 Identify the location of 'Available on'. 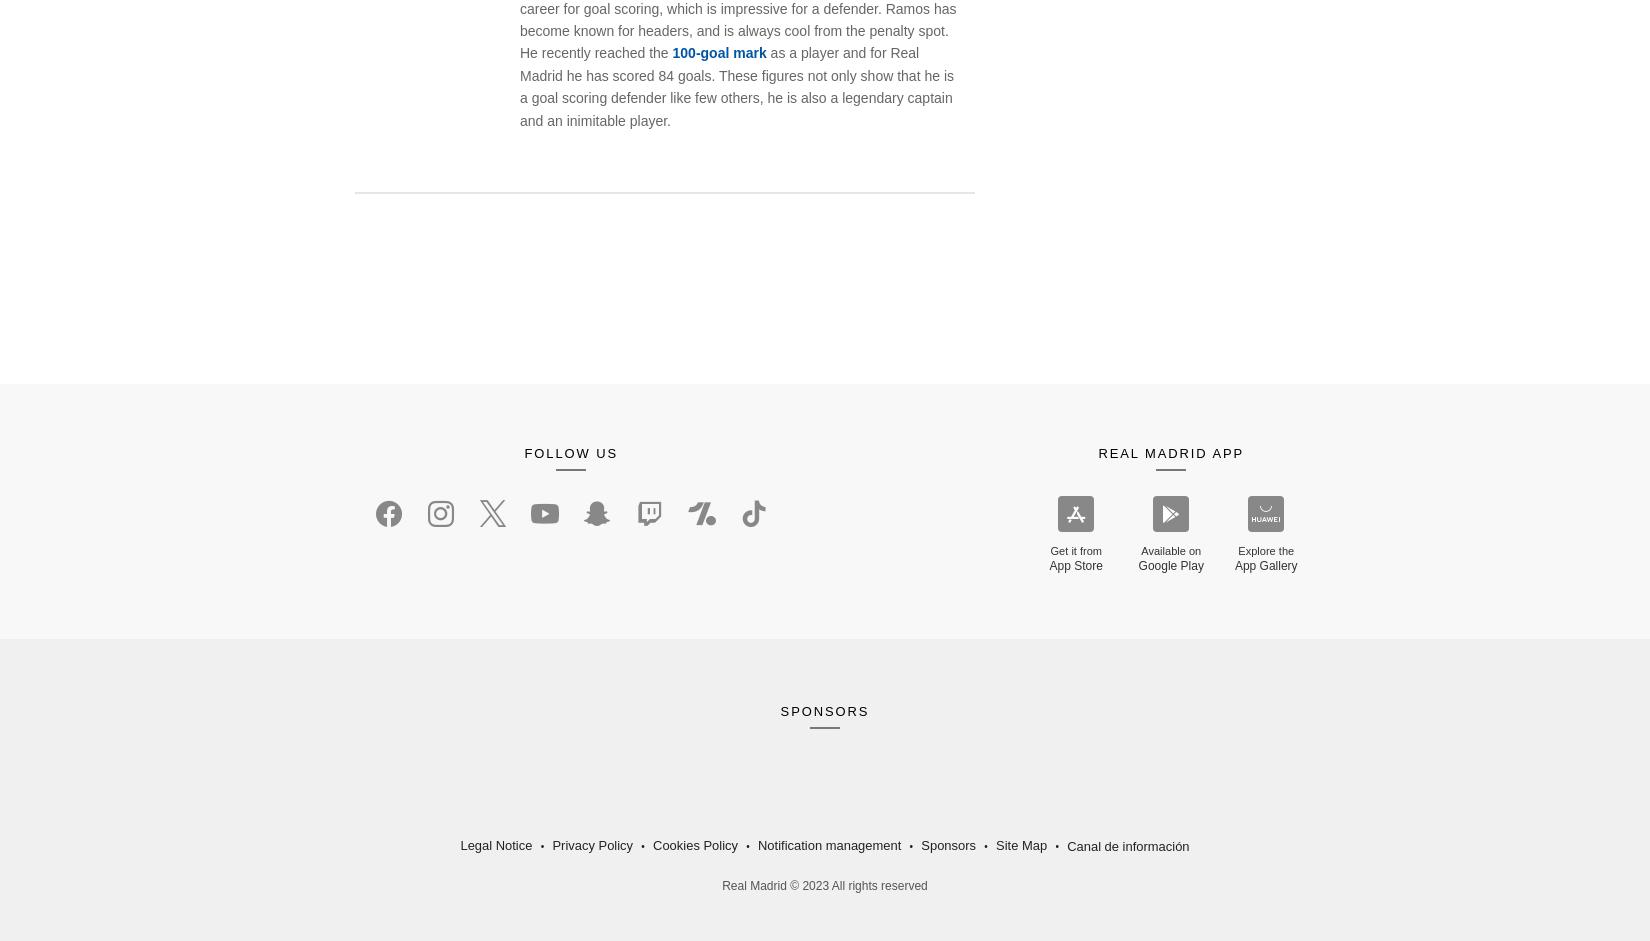
(1171, 550).